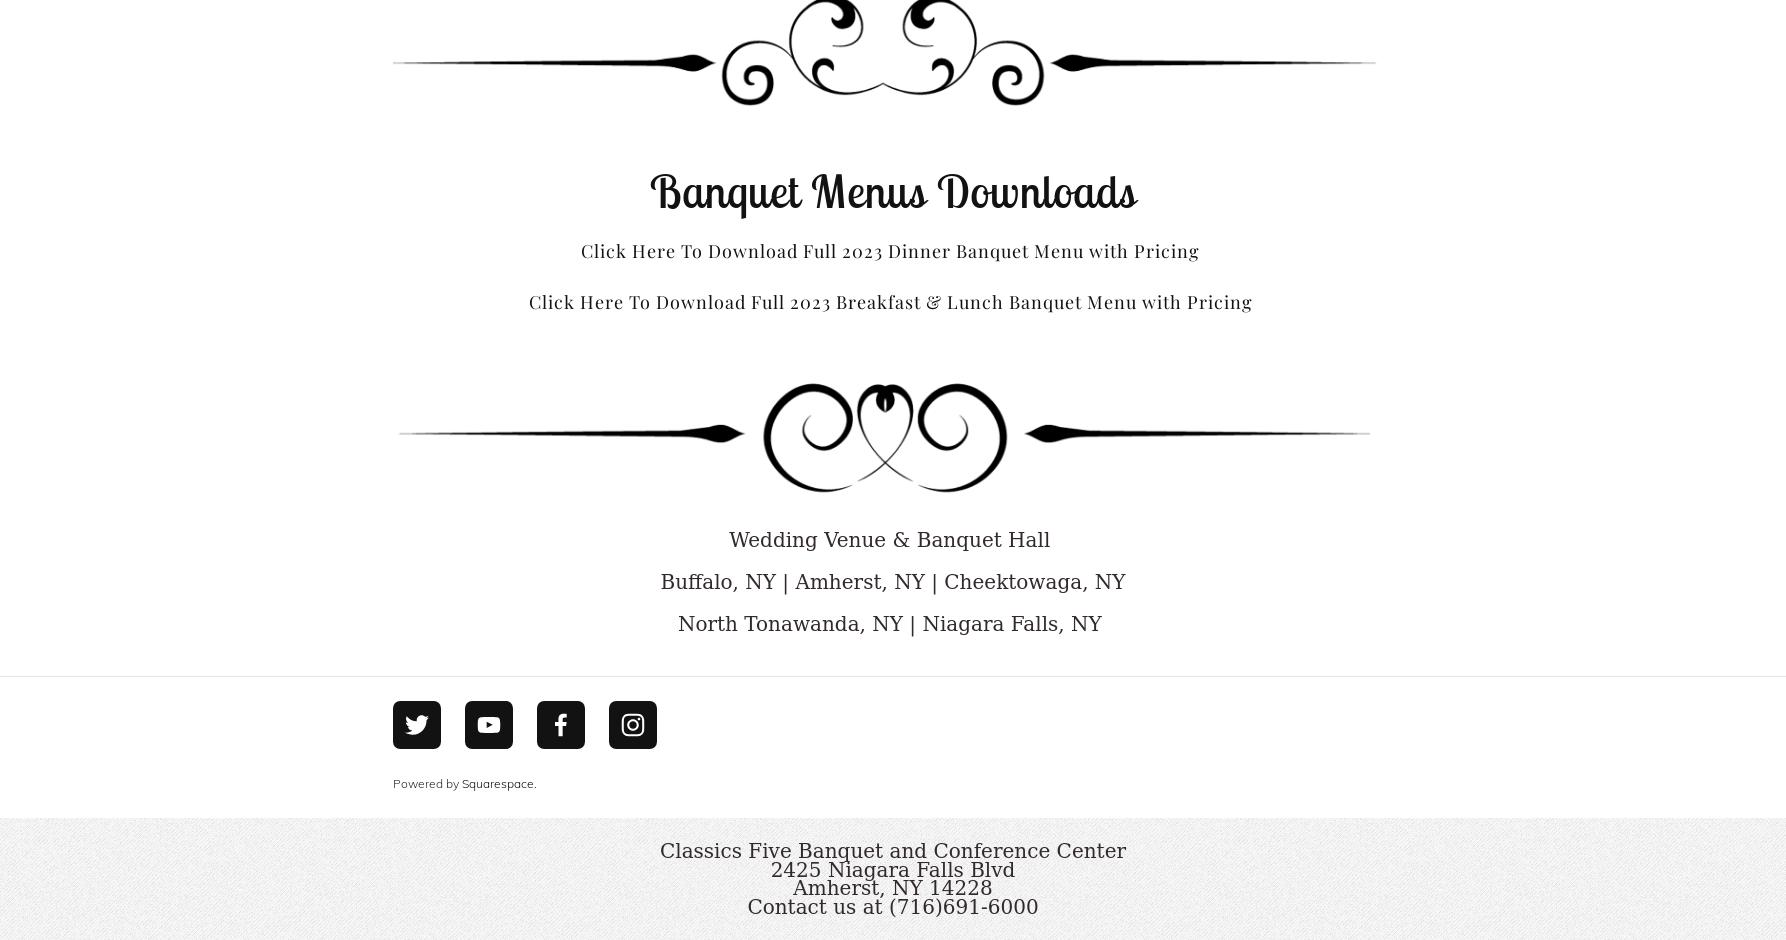 Image resolution: width=1786 pixels, height=940 pixels. I want to click on 'North Tonawanda, NY | Niagara Falls, NY', so click(891, 622).